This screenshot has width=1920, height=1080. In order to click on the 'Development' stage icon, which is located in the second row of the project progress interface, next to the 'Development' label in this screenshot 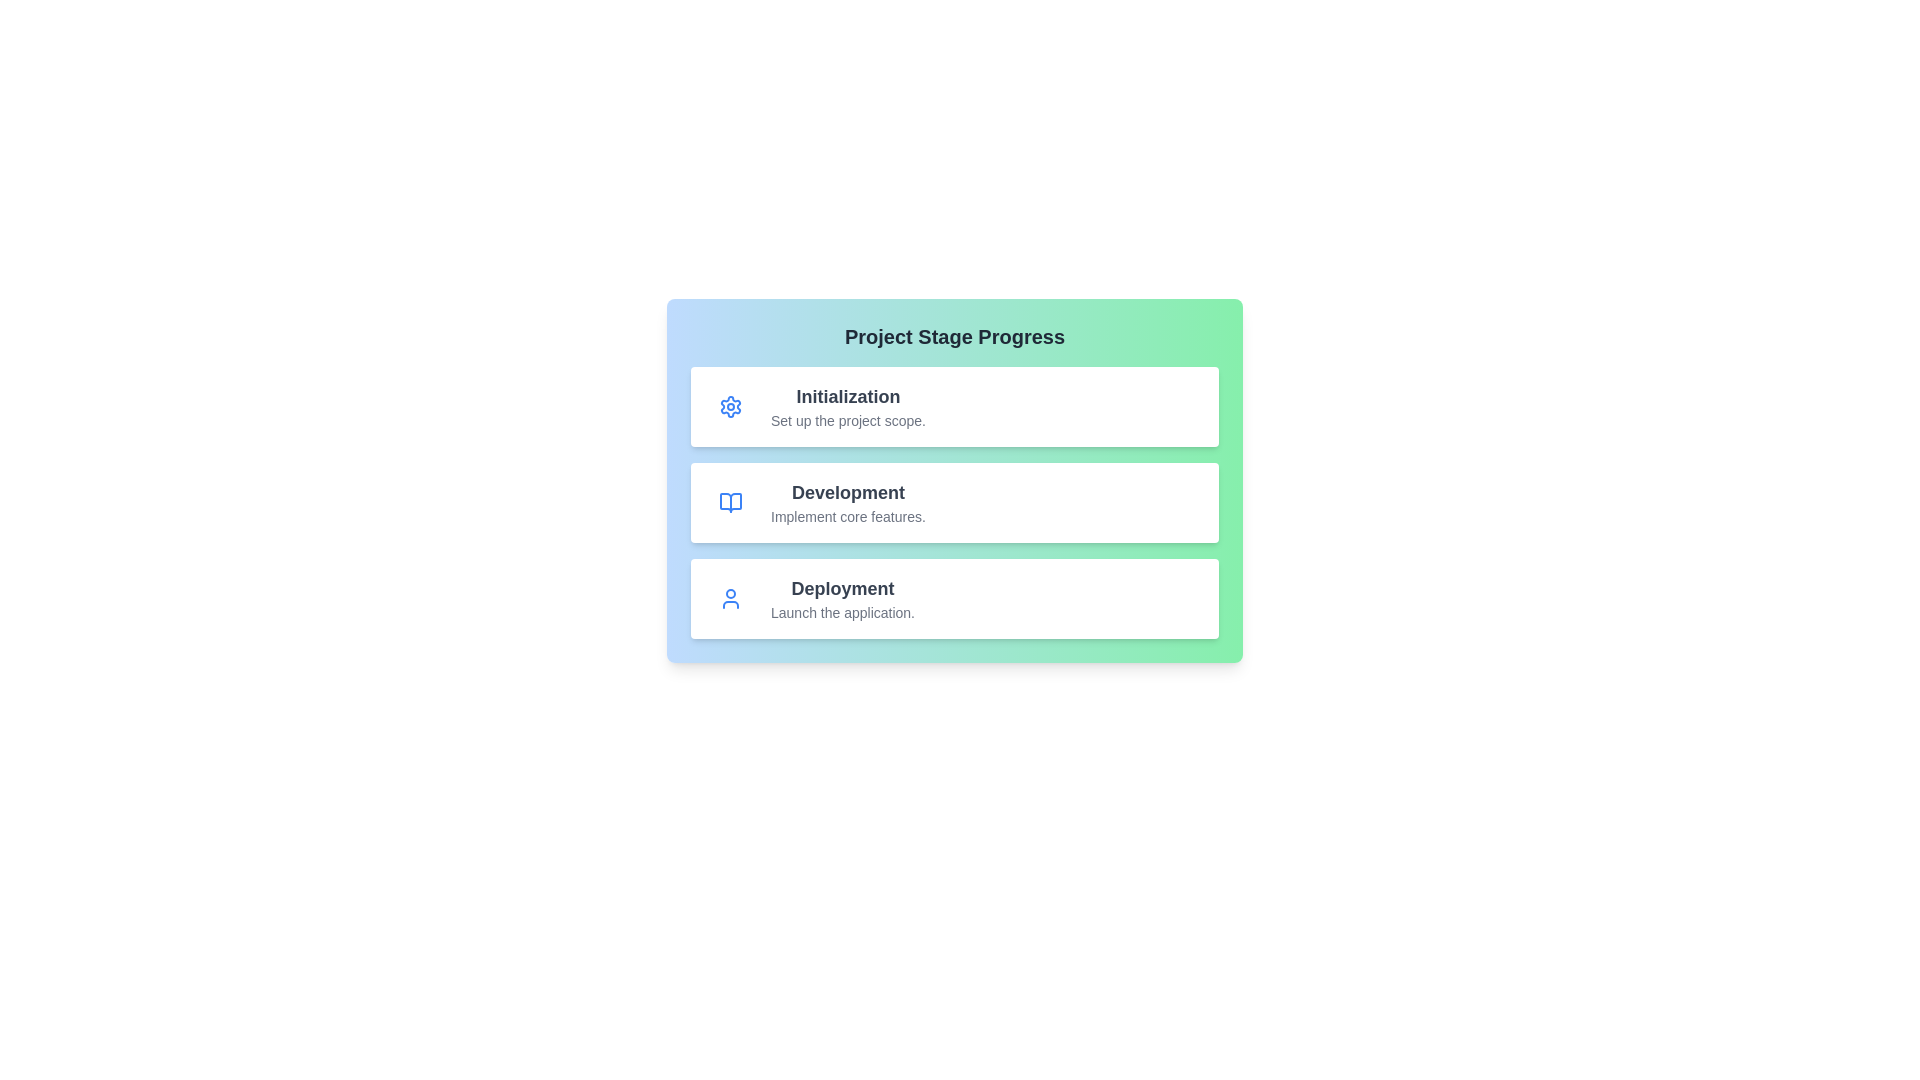, I will do `click(729, 501)`.